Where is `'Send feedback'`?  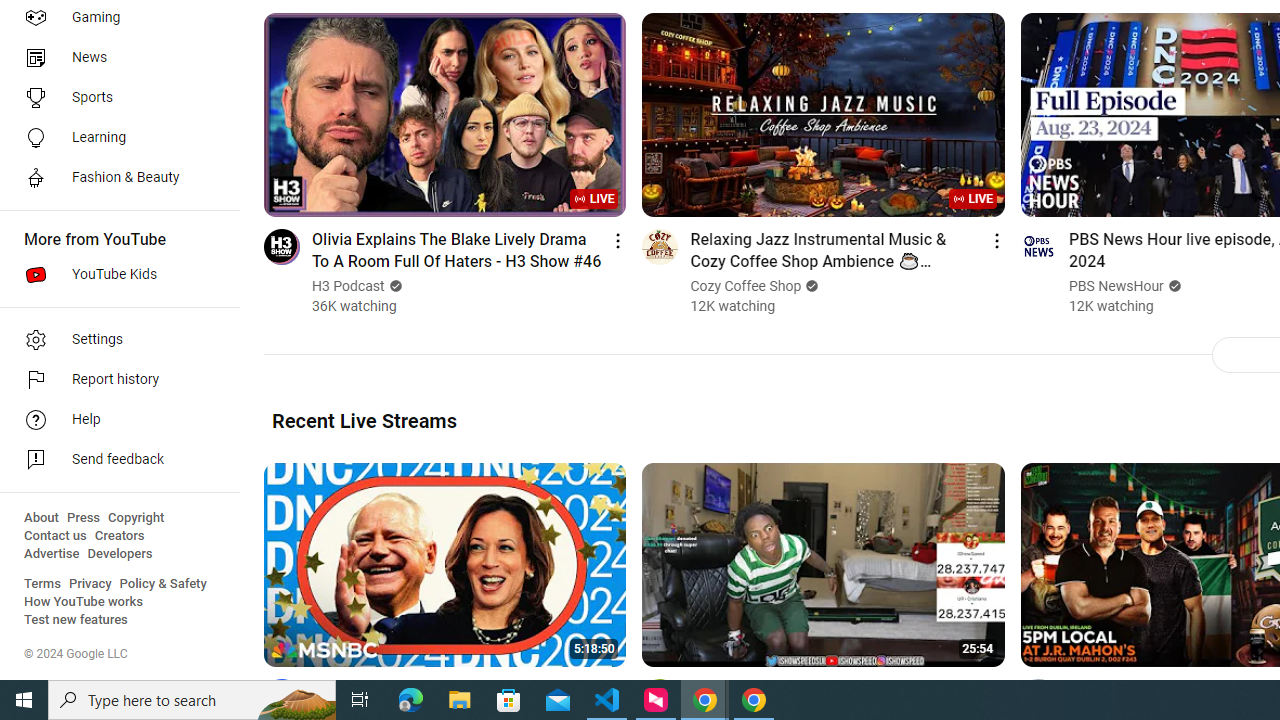 'Send feedback' is located at coordinates (112, 460).